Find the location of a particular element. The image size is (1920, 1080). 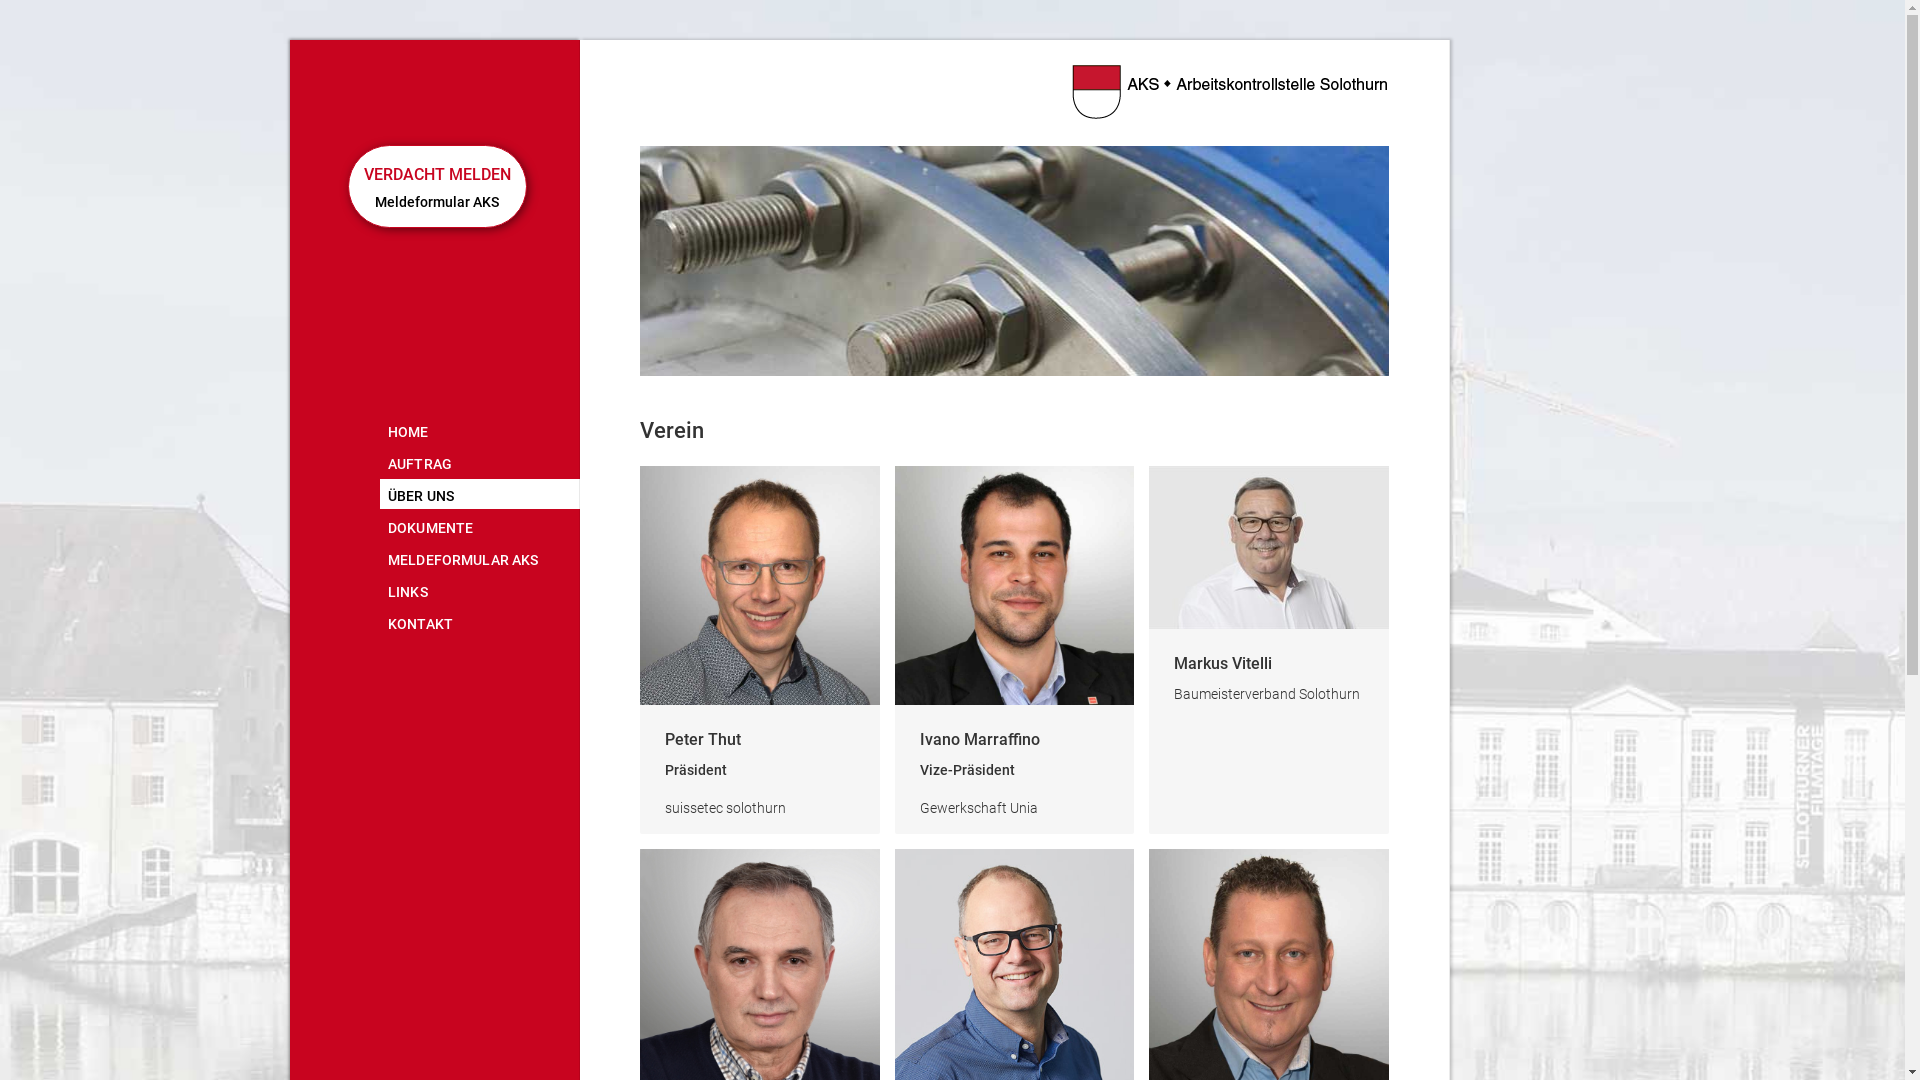

'HOME' is located at coordinates (379, 428).